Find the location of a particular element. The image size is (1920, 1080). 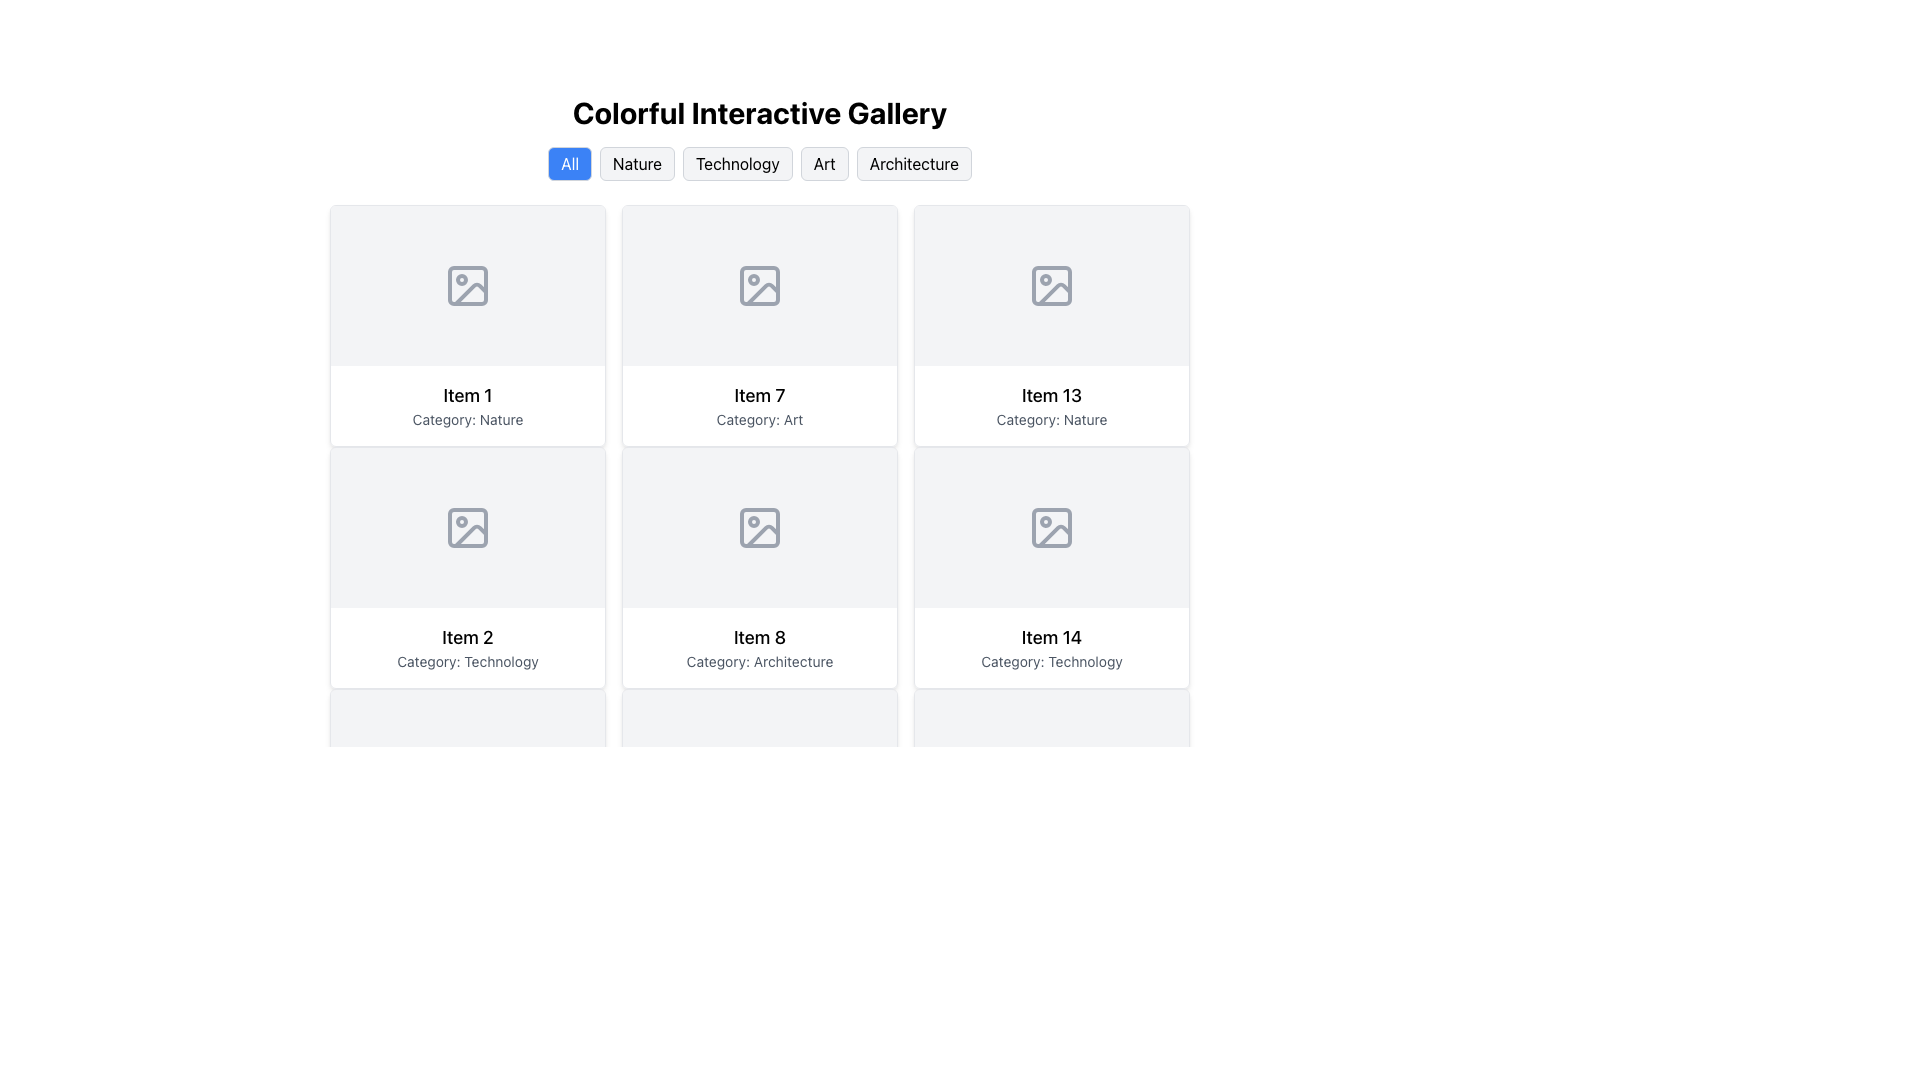

the small rectangular element with rounded corners located in the center of the grid icon labeled 'Item 8 - Category: Architecture' is located at coordinates (758, 527).